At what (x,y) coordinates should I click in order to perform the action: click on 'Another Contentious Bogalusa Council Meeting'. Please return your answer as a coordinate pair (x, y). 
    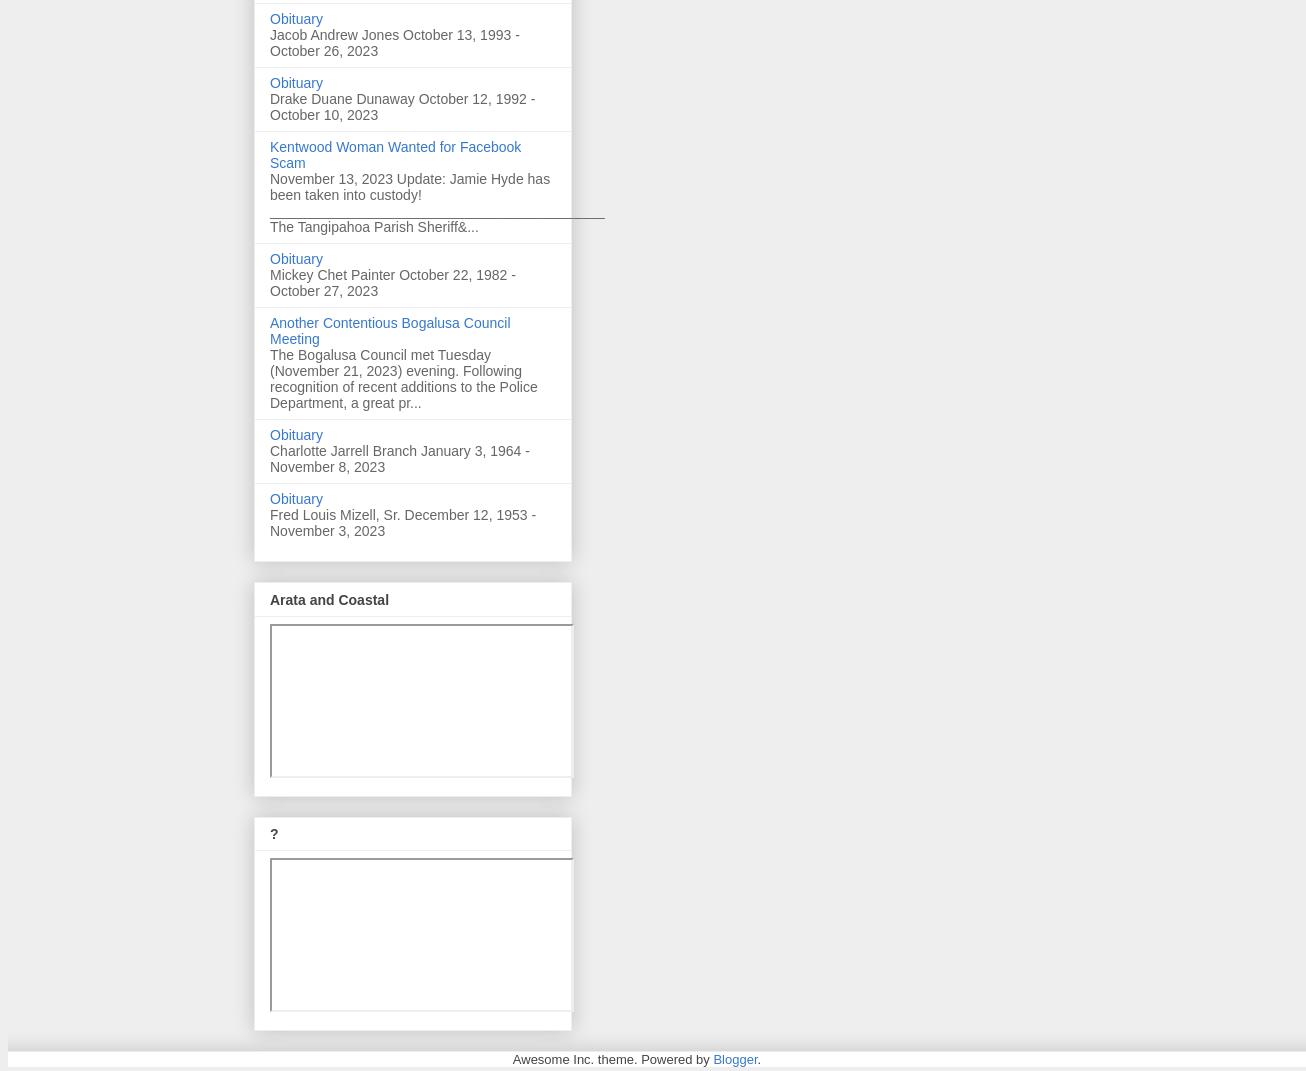
    Looking at the image, I should click on (388, 330).